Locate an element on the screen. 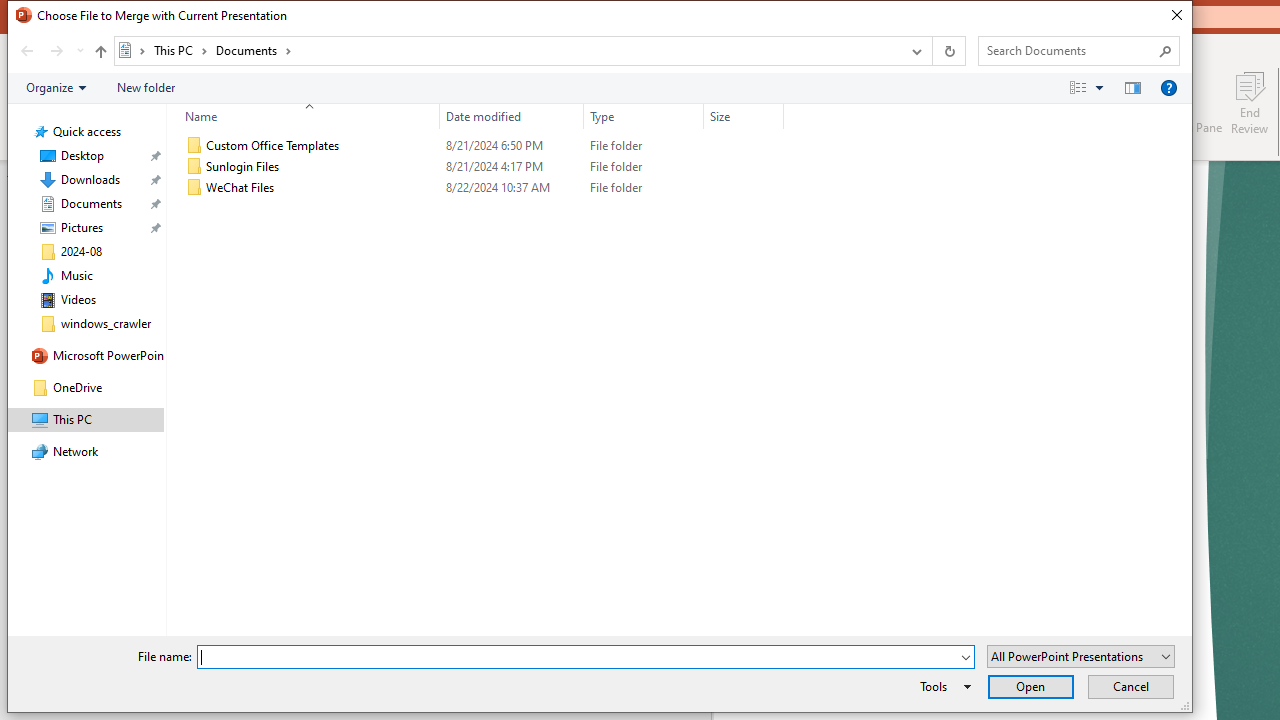 The width and height of the screenshot is (1280, 720). '&Help' is located at coordinates (1168, 86).